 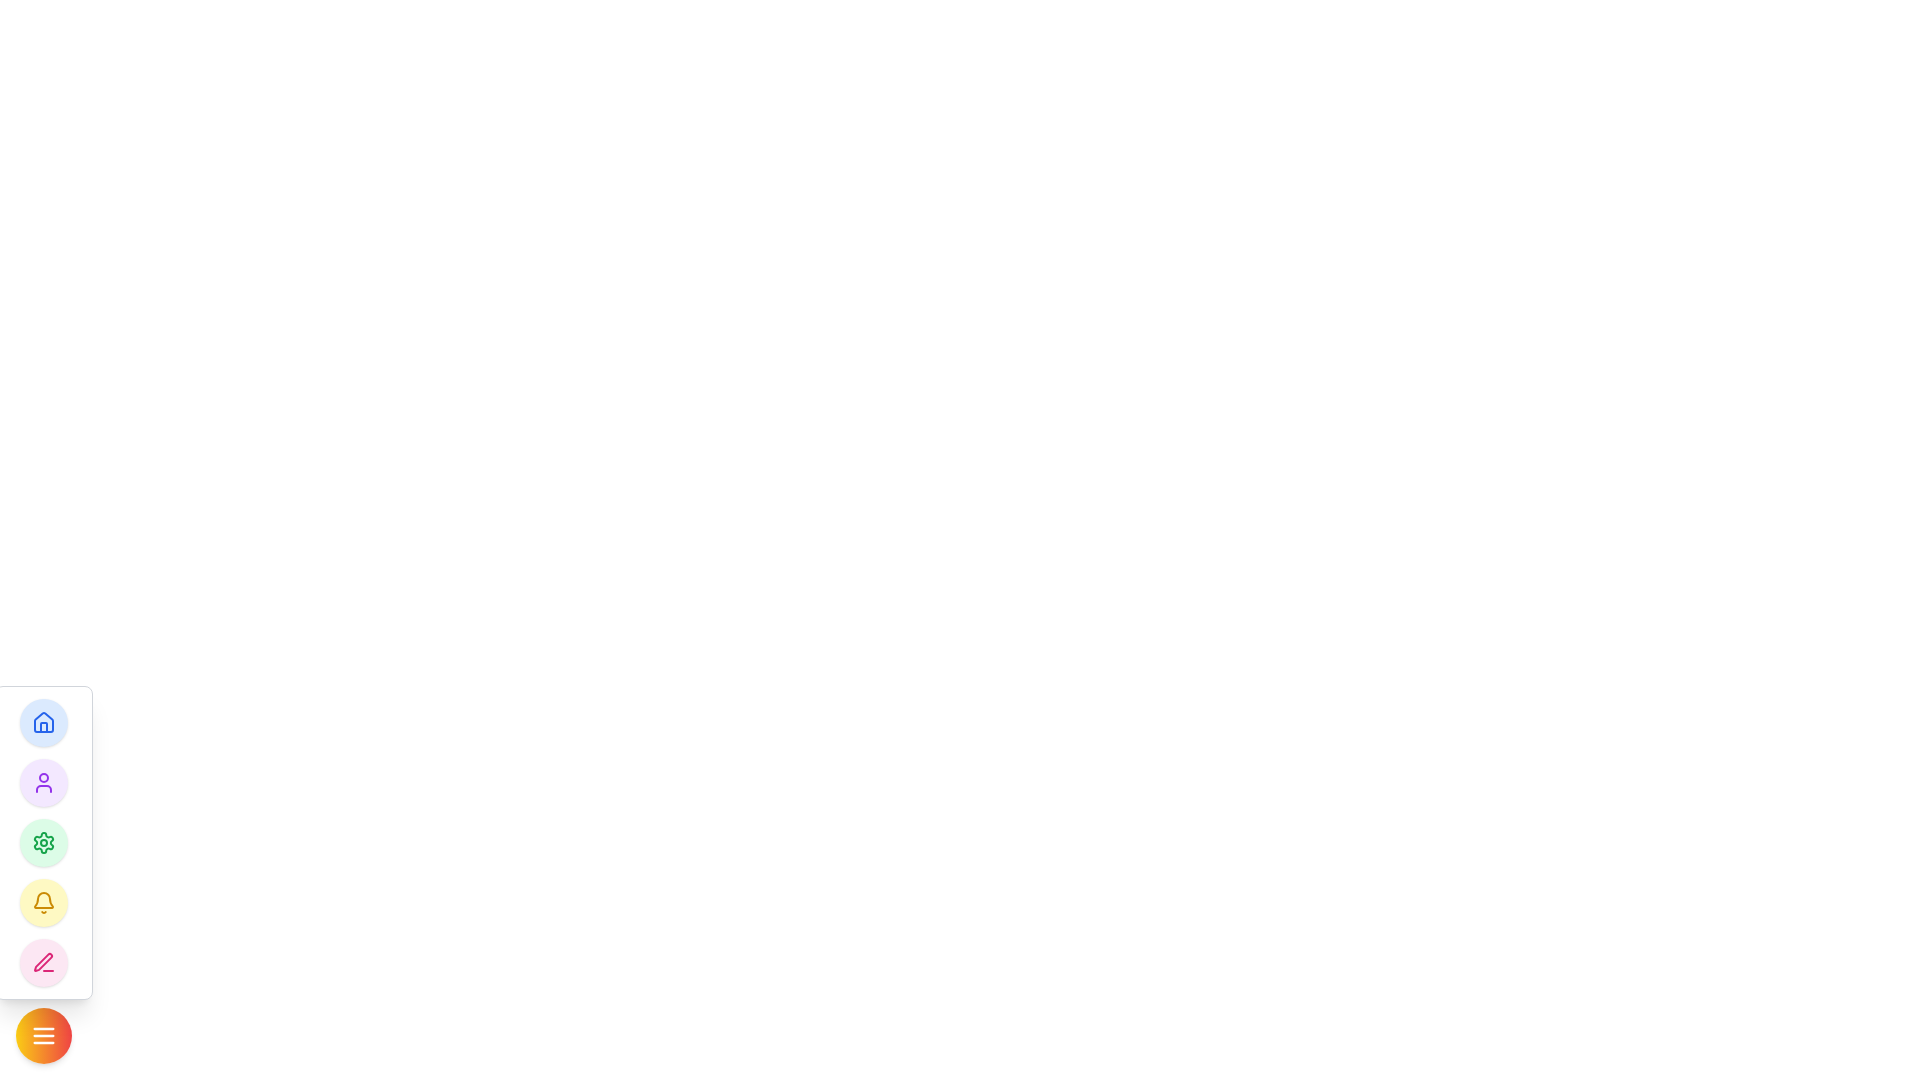 I want to click on the circular purple button with a user silhouette icon, which is the second button in a vertical sidebar menu, so click(x=43, y=782).